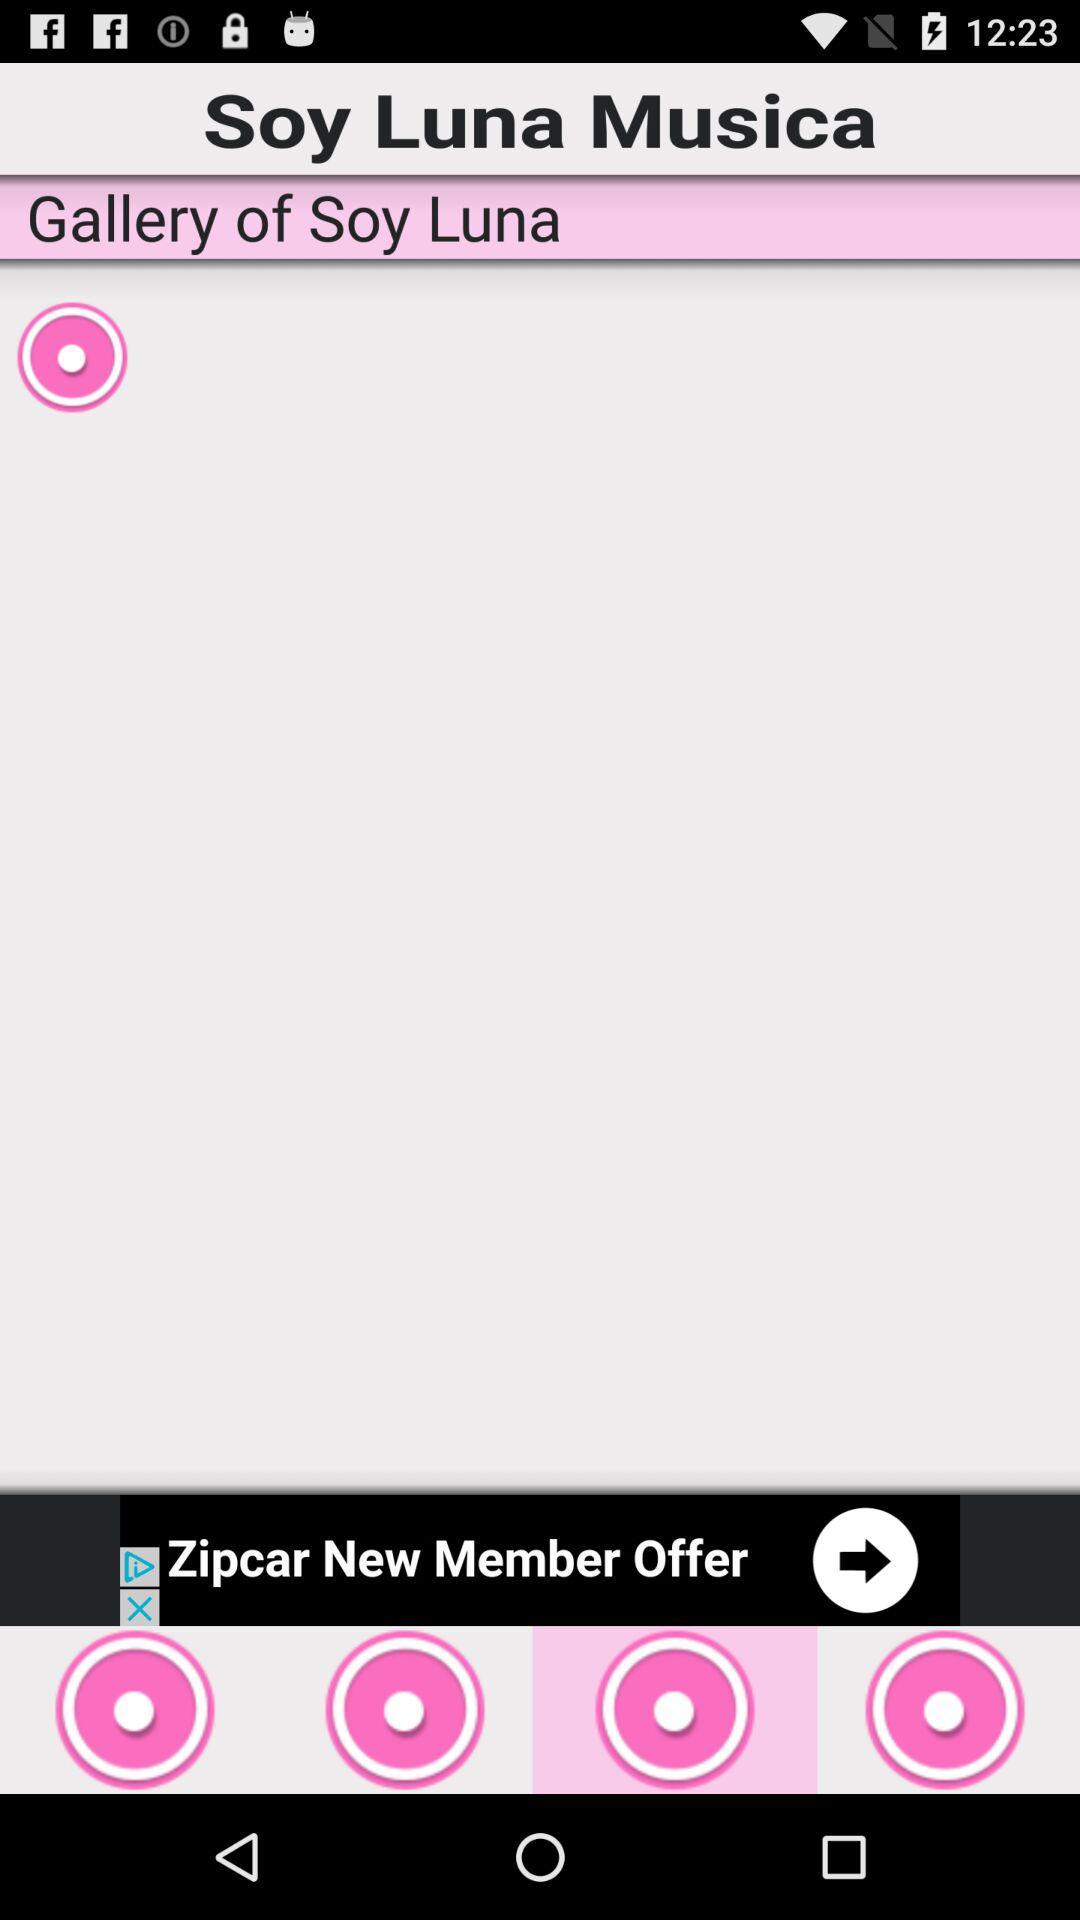 The height and width of the screenshot is (1920, 1080). I want to click on link to an advertisement site, so click(540, 1559).